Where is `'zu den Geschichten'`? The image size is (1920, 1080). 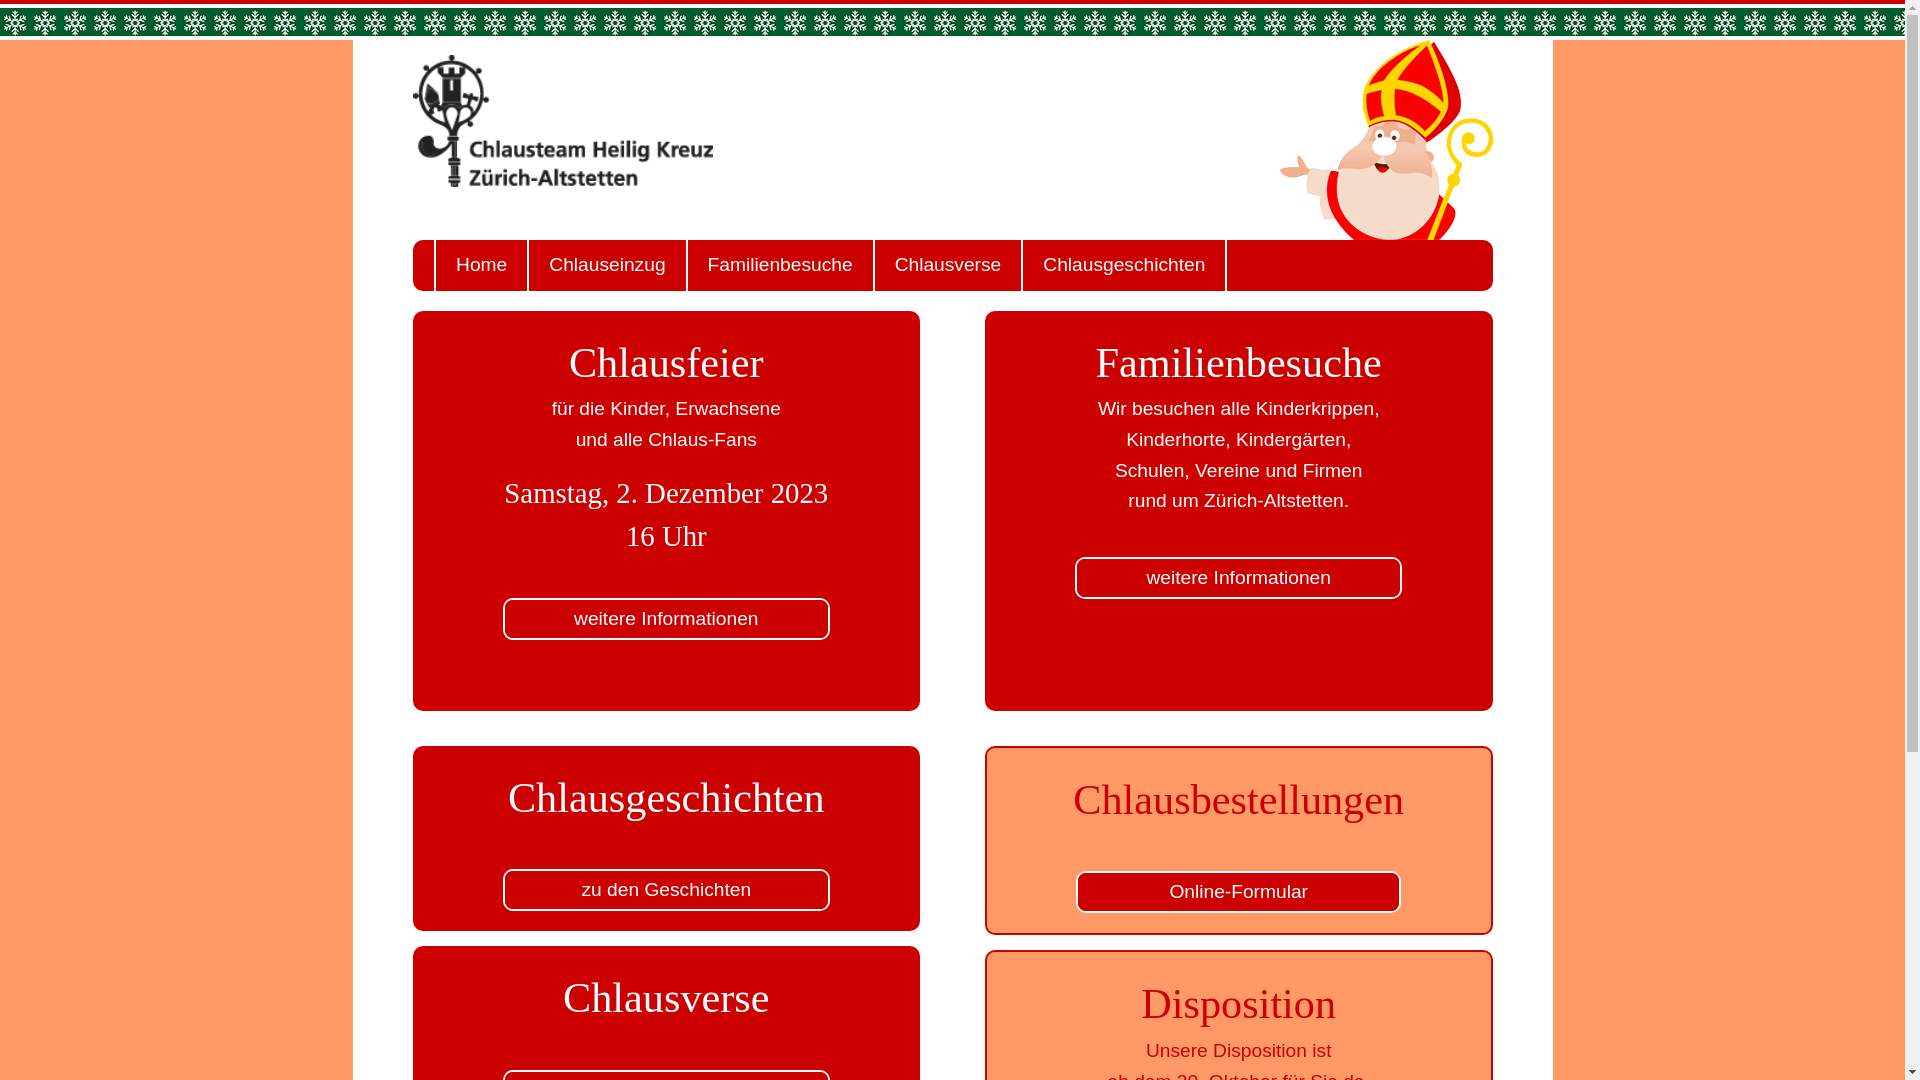 'zu den Geschichten' is located at coordinates (666, 889).